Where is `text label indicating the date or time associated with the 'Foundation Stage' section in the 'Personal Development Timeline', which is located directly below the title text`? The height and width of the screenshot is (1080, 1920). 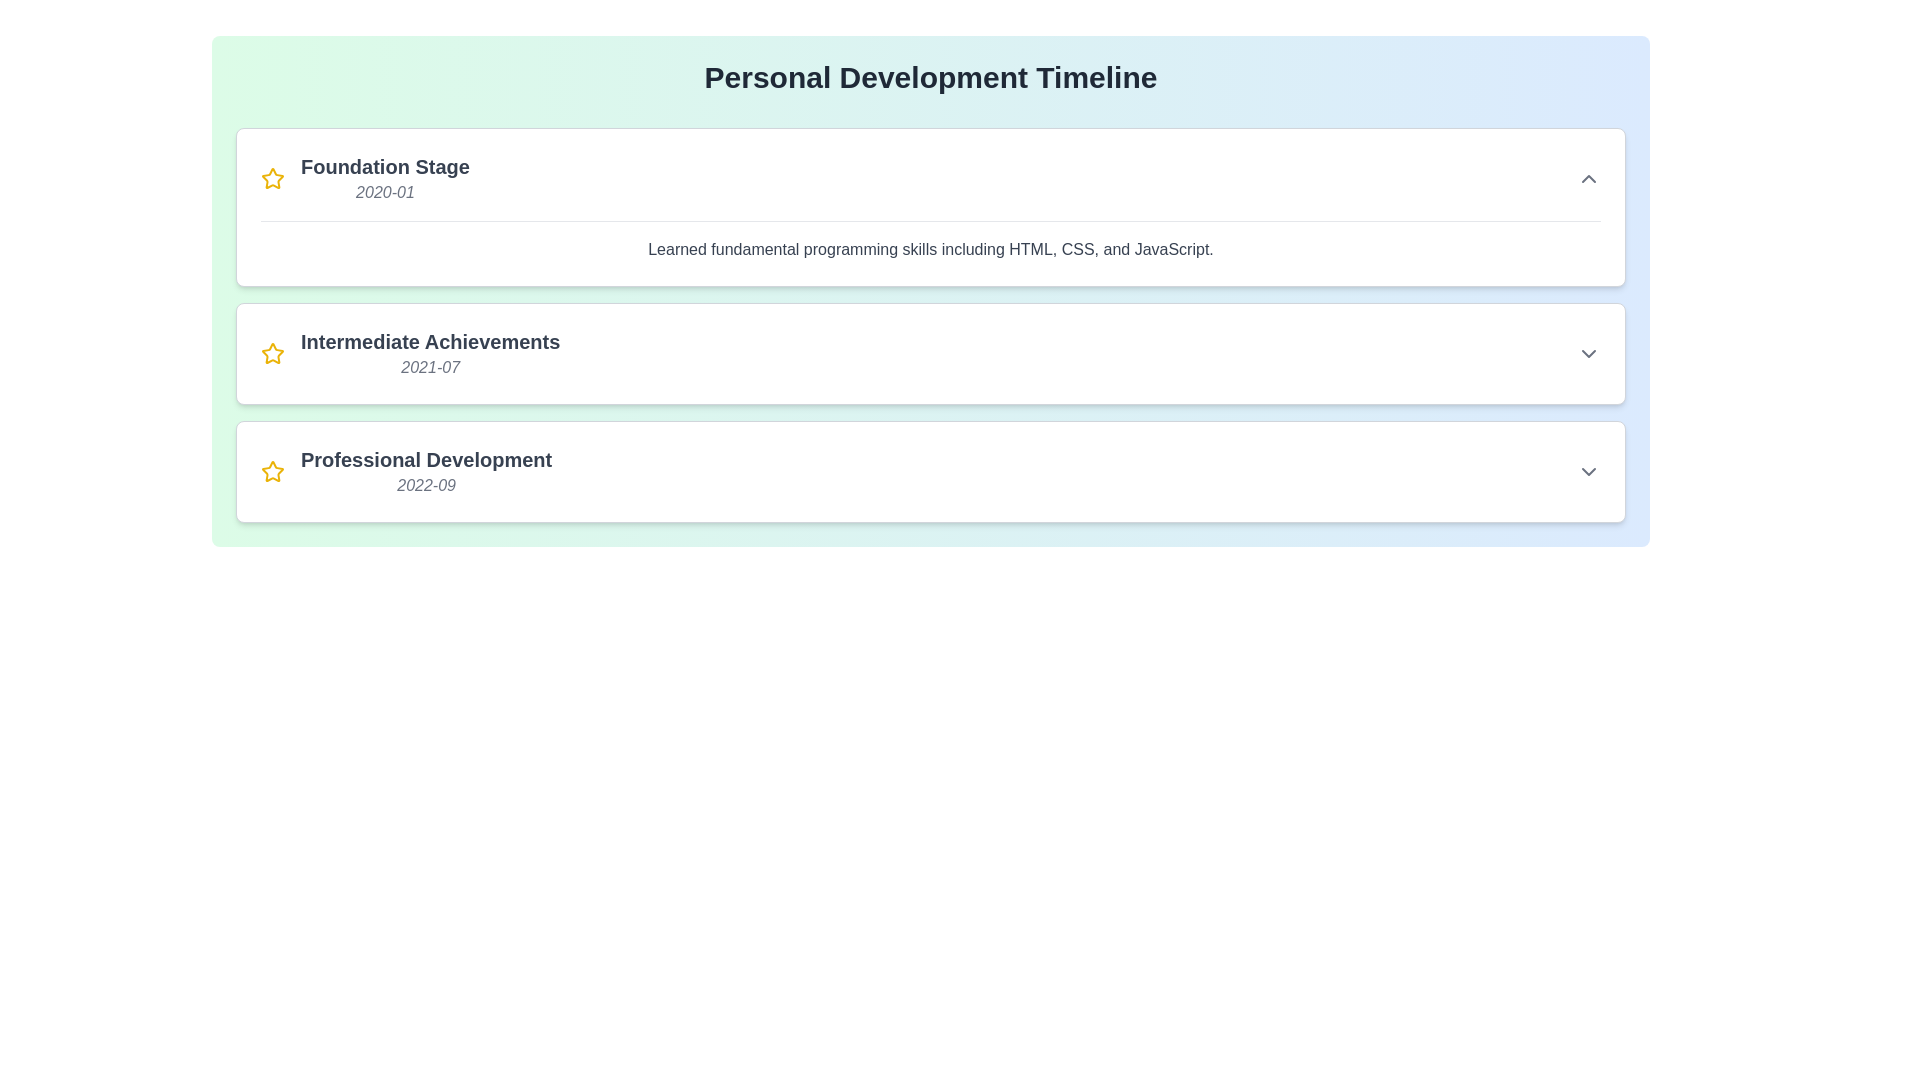 text label indicating the date or time associated with the 'Foundation Stage' section in the 'Personal Development Timeline', which is located directly below the title text is located at coordinates (385, 192).